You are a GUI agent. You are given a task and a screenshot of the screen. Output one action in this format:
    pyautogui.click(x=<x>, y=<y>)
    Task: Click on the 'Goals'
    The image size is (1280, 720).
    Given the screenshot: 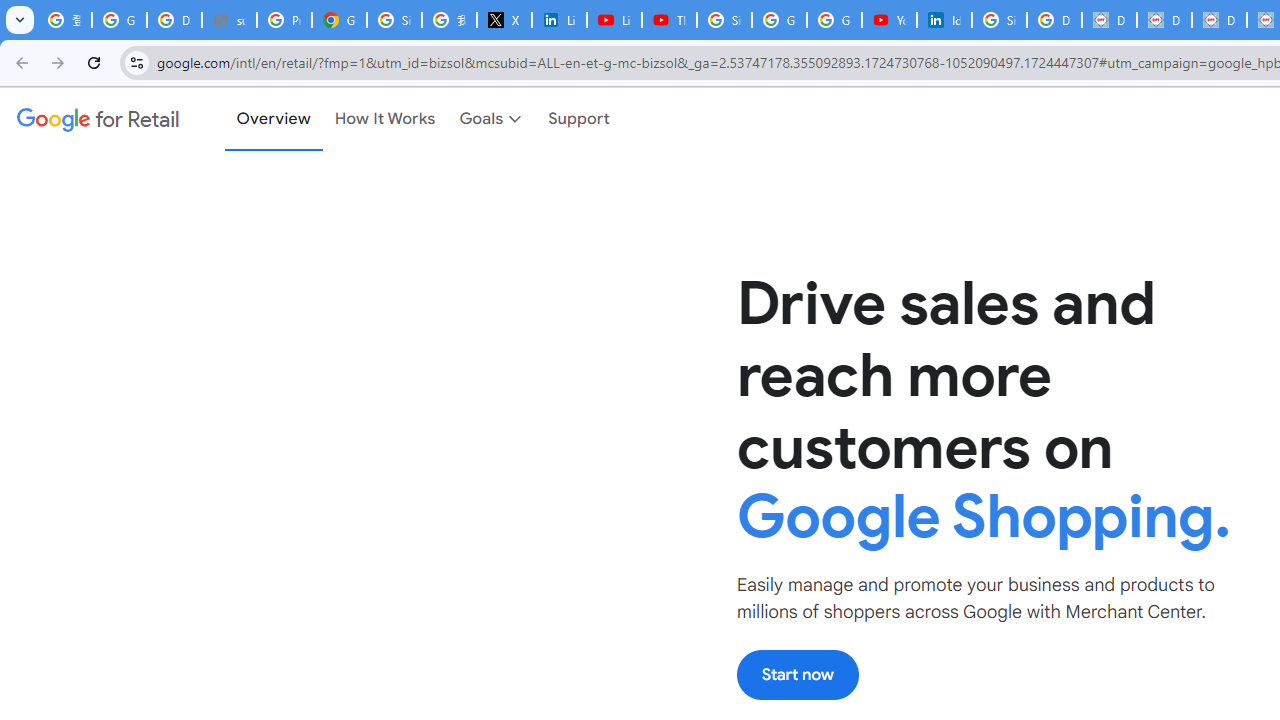 What is the action you would take?
    pyautogui.click(x=492, y=119)
    